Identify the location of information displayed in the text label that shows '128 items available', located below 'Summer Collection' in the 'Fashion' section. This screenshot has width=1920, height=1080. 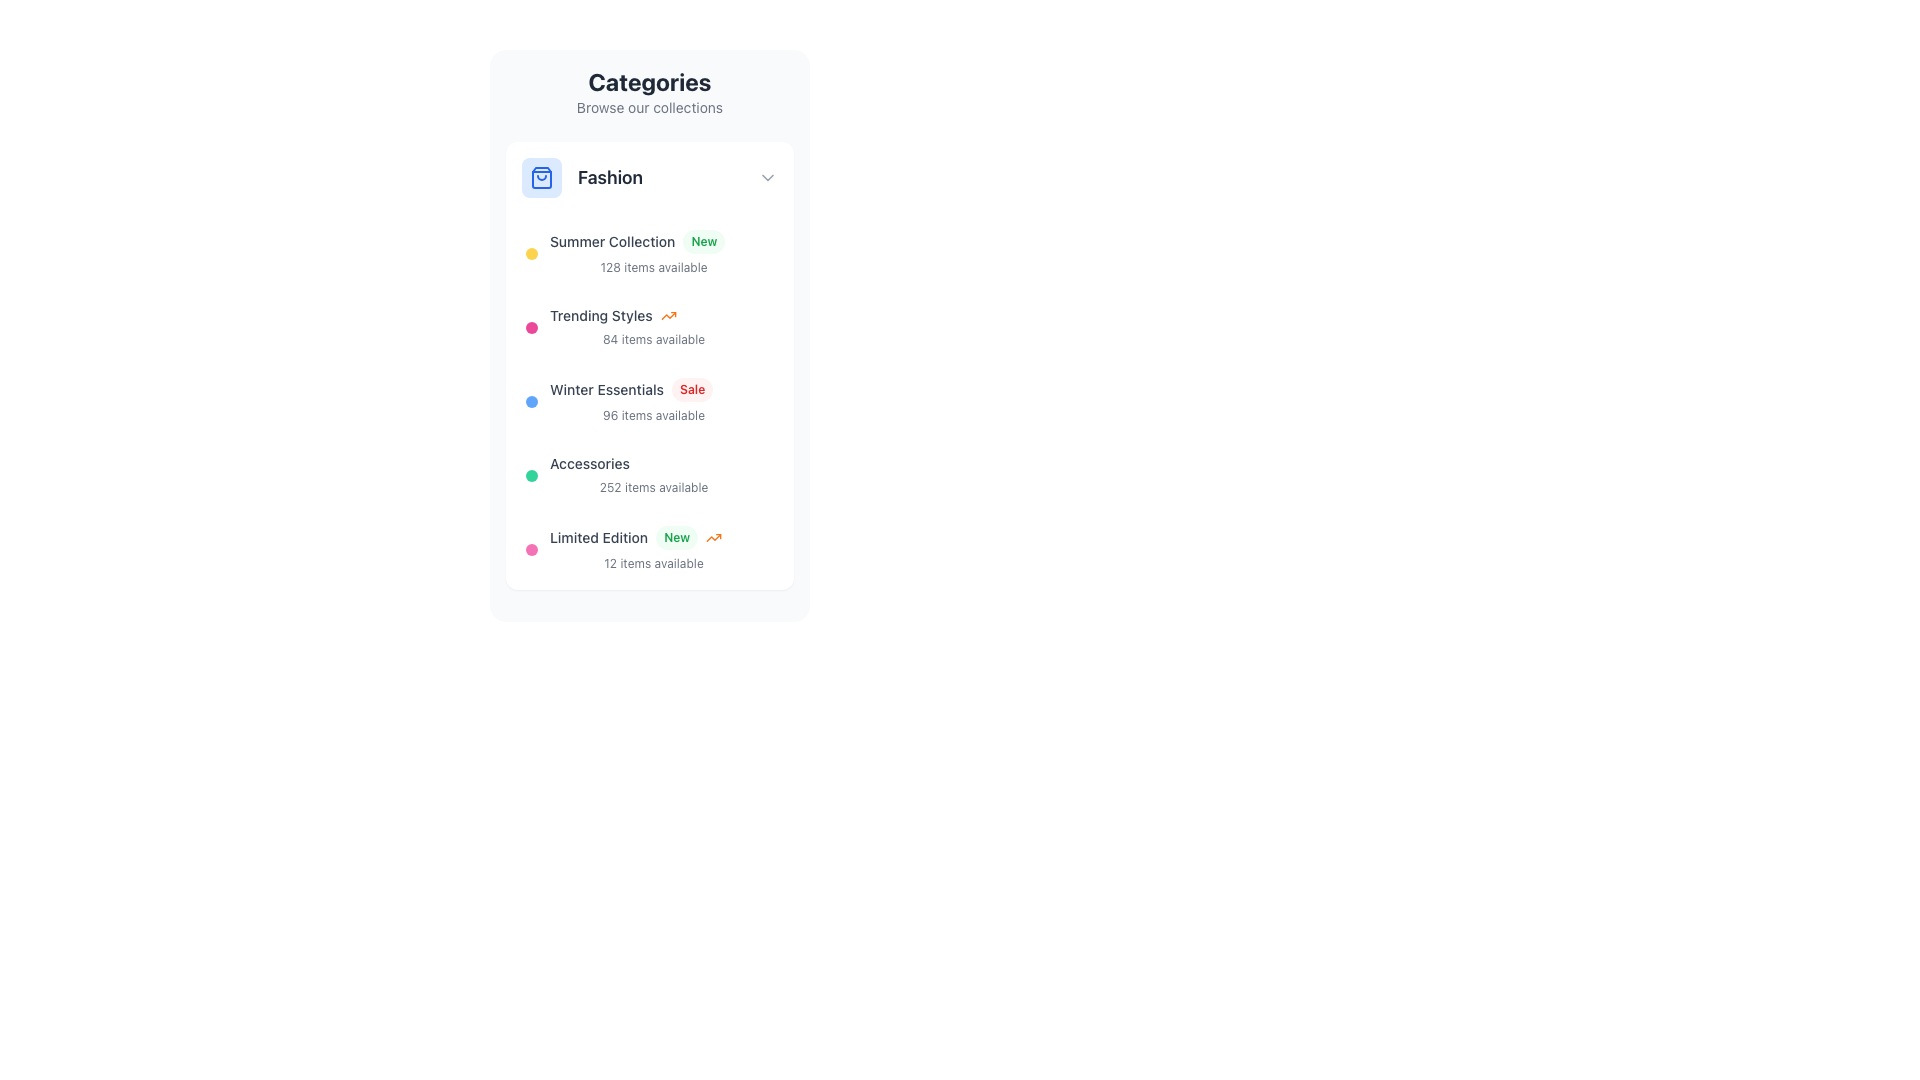
(653, 266).